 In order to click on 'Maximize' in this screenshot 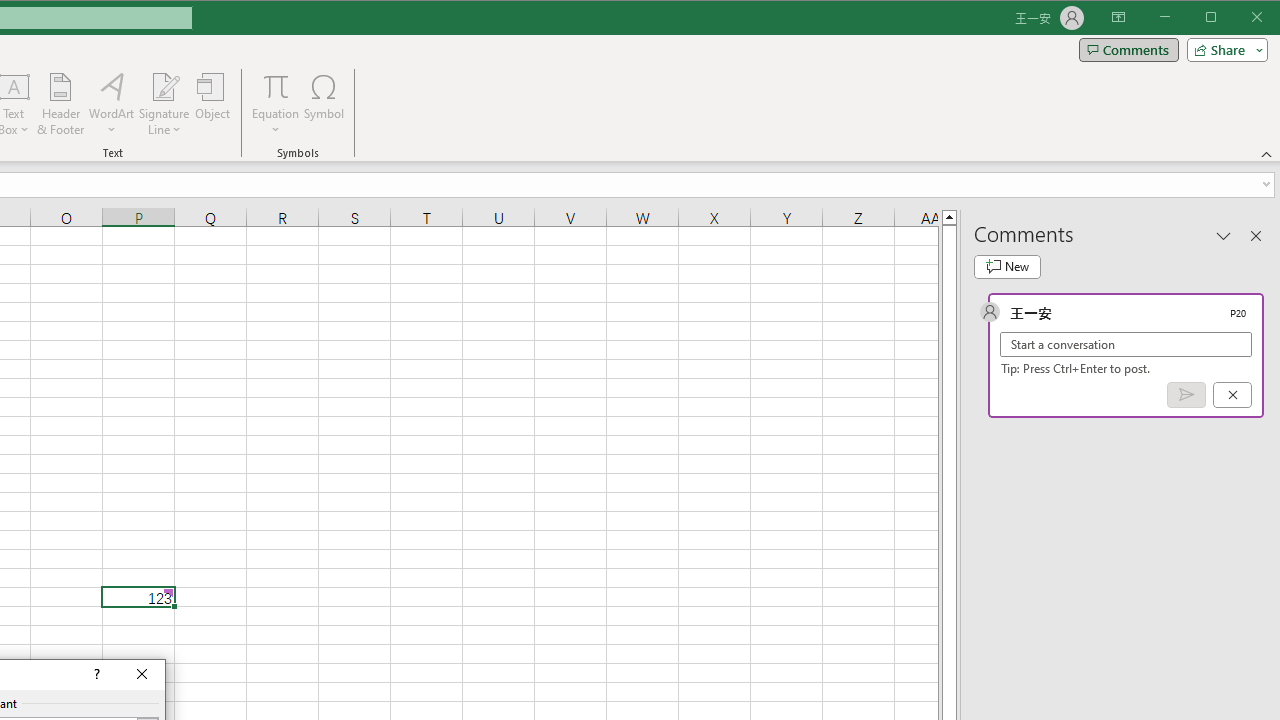, I will do `click(1238, 19)`.